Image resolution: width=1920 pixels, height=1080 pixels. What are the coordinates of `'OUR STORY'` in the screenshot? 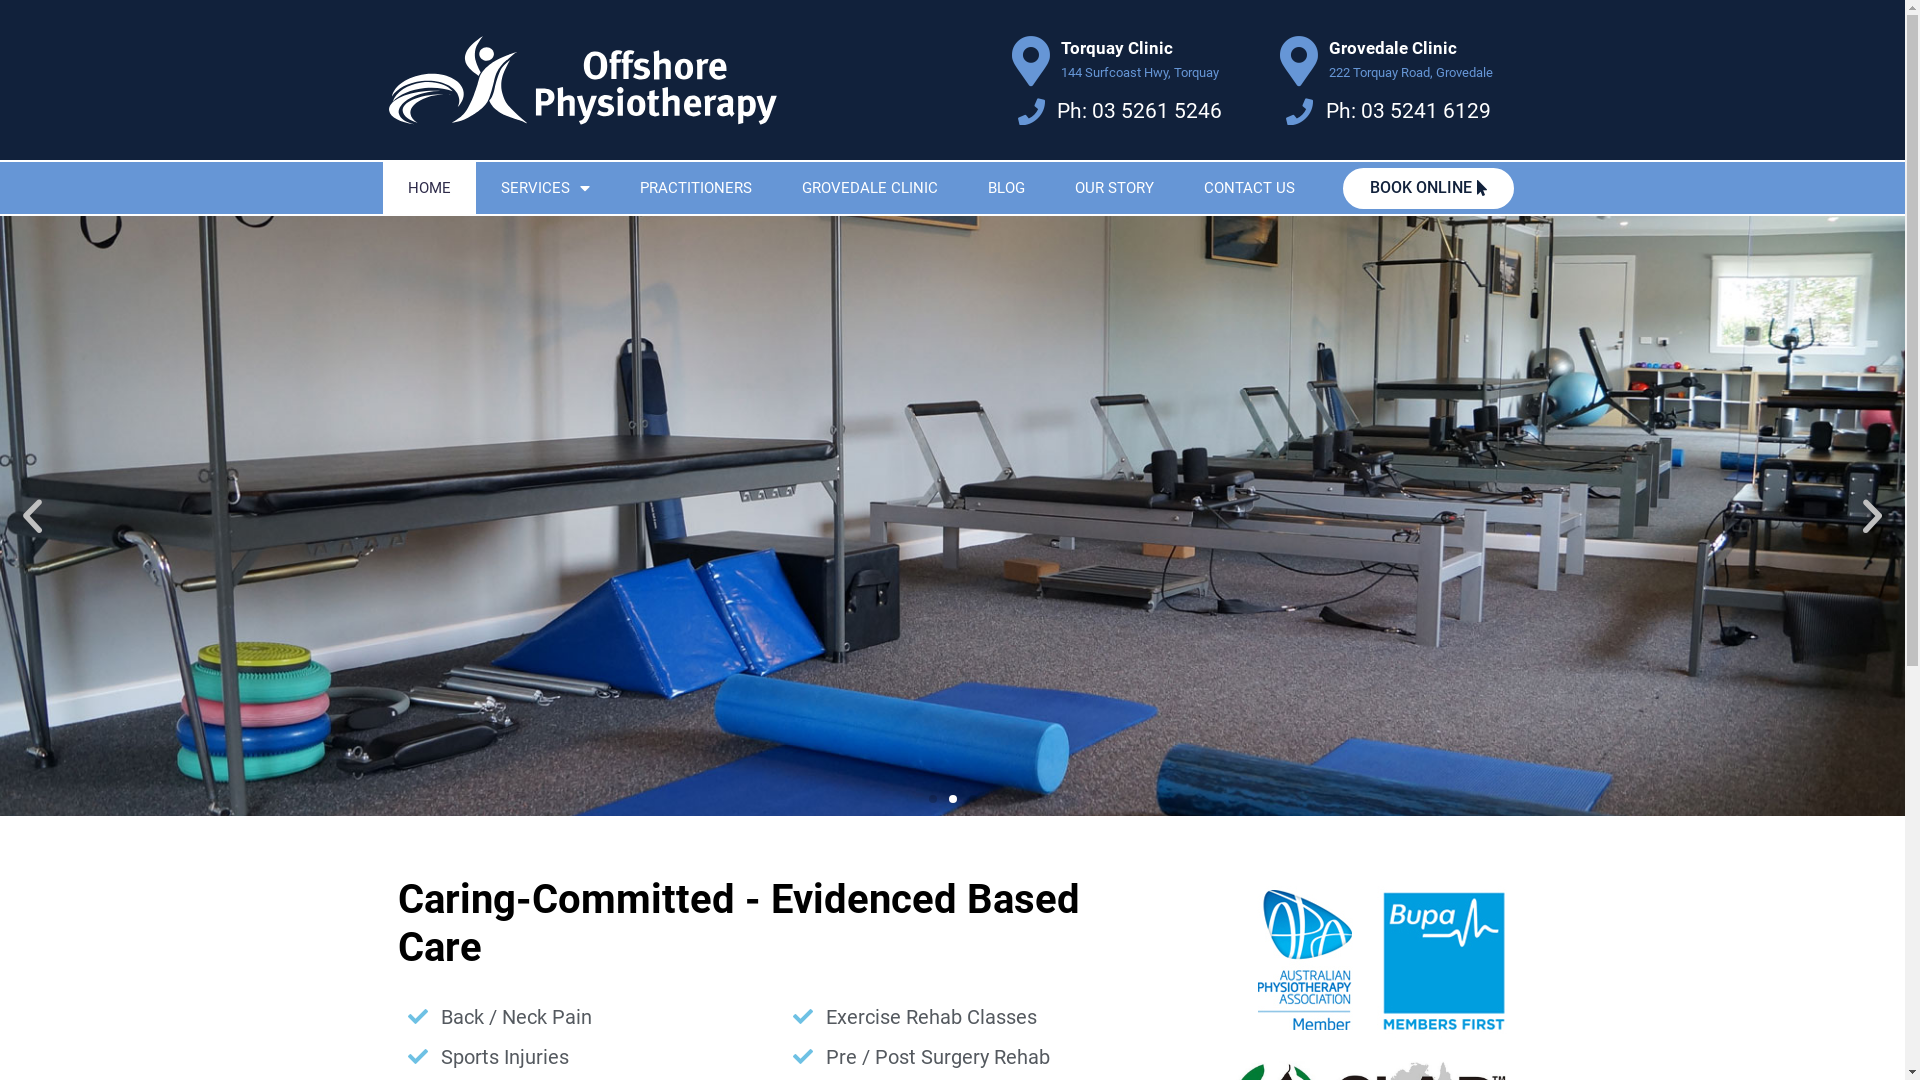 It's located at (1113, 188).